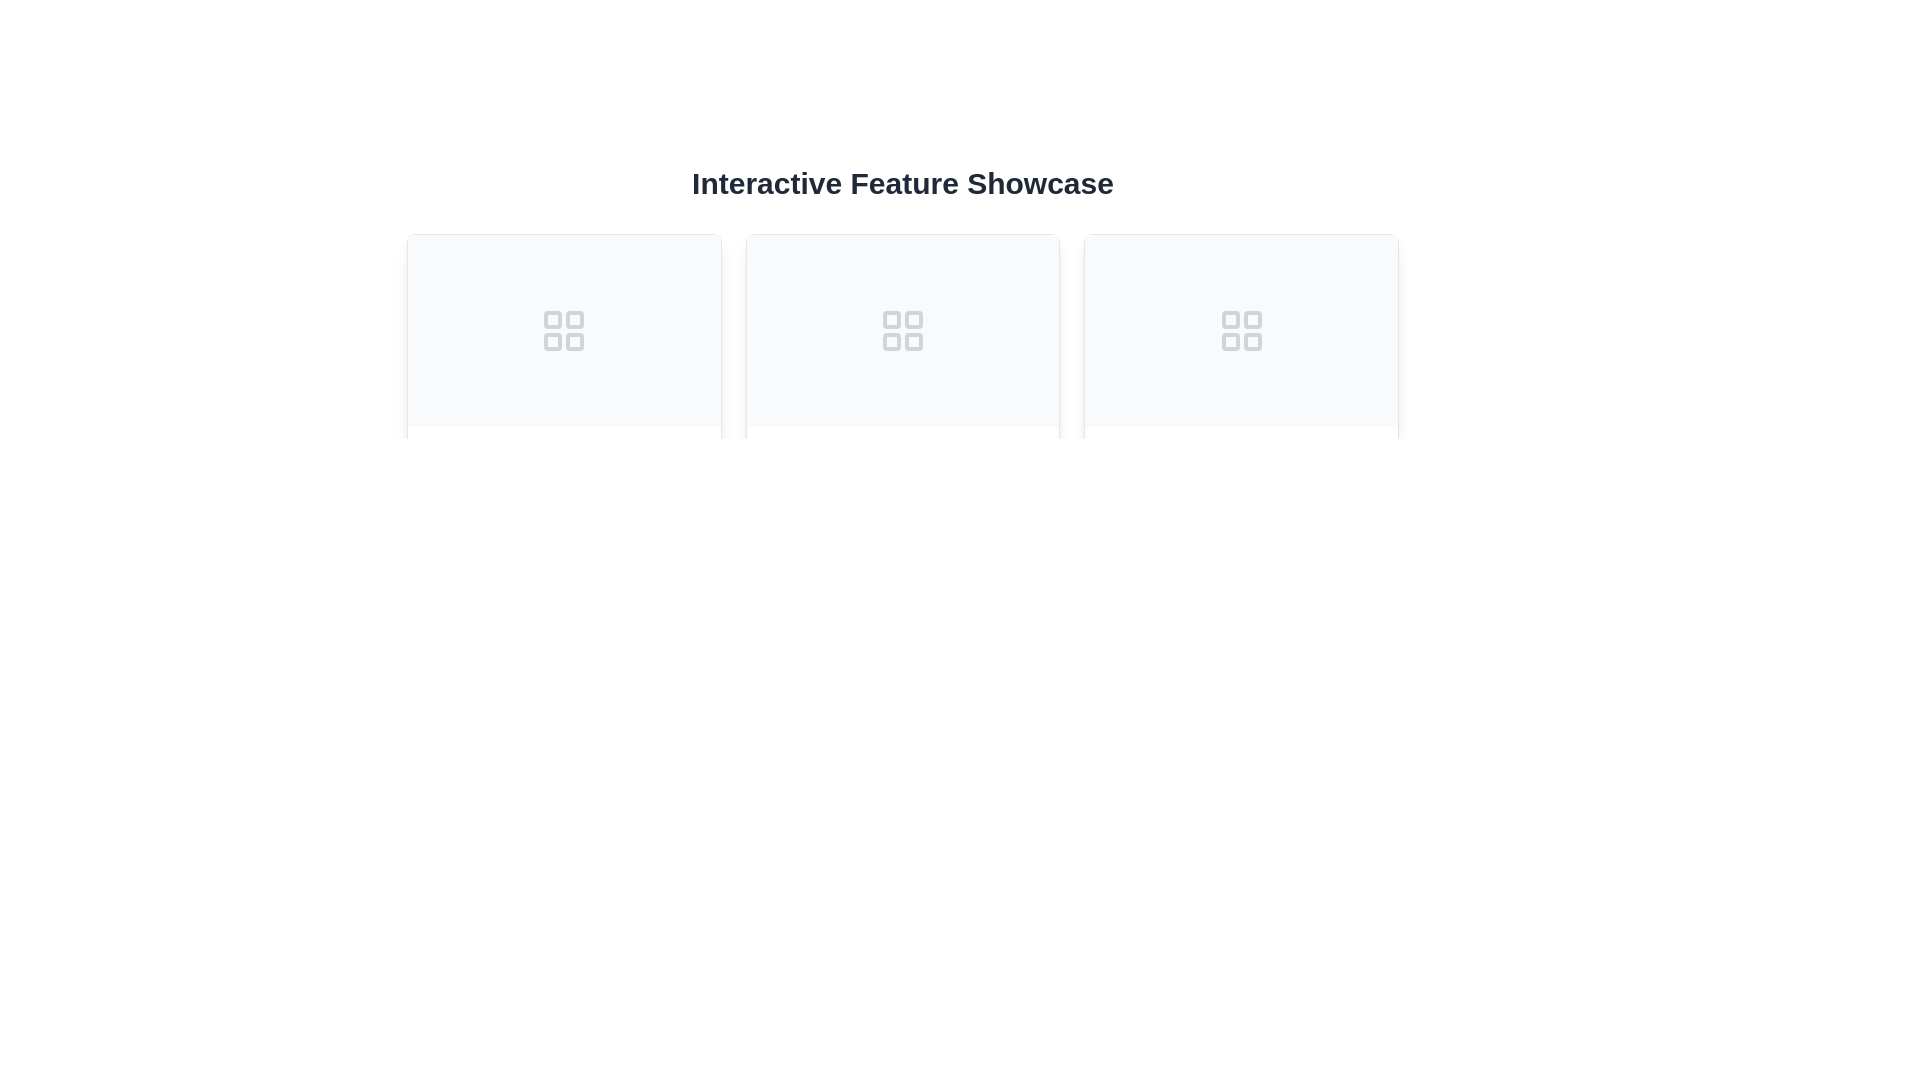 This screenshot has width=1920, height=1080. I want to click on the top-left decorative square within a 2x2 grid of squares inside the main icon element, so click(553, 319).